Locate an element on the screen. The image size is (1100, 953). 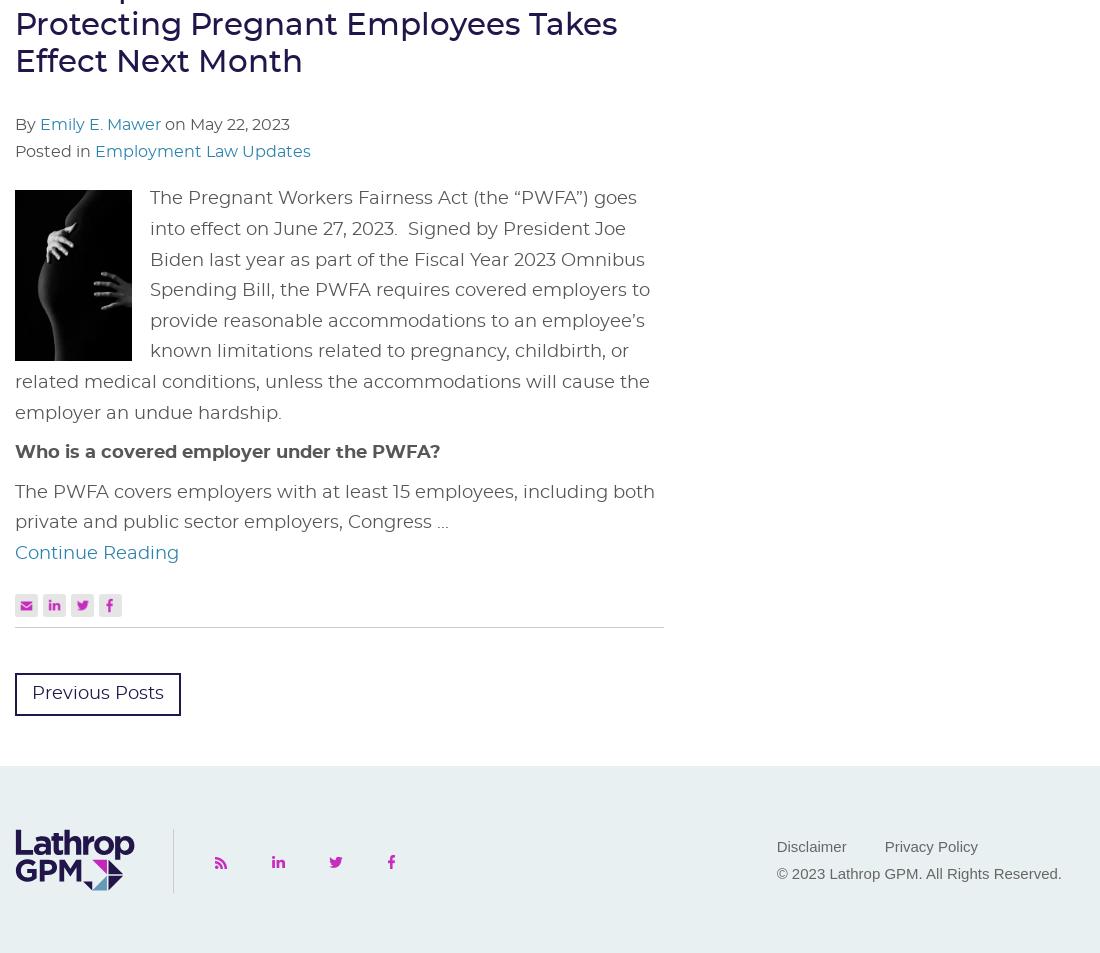
'Emily E. Mawer' is located at coordinates (100, 124).